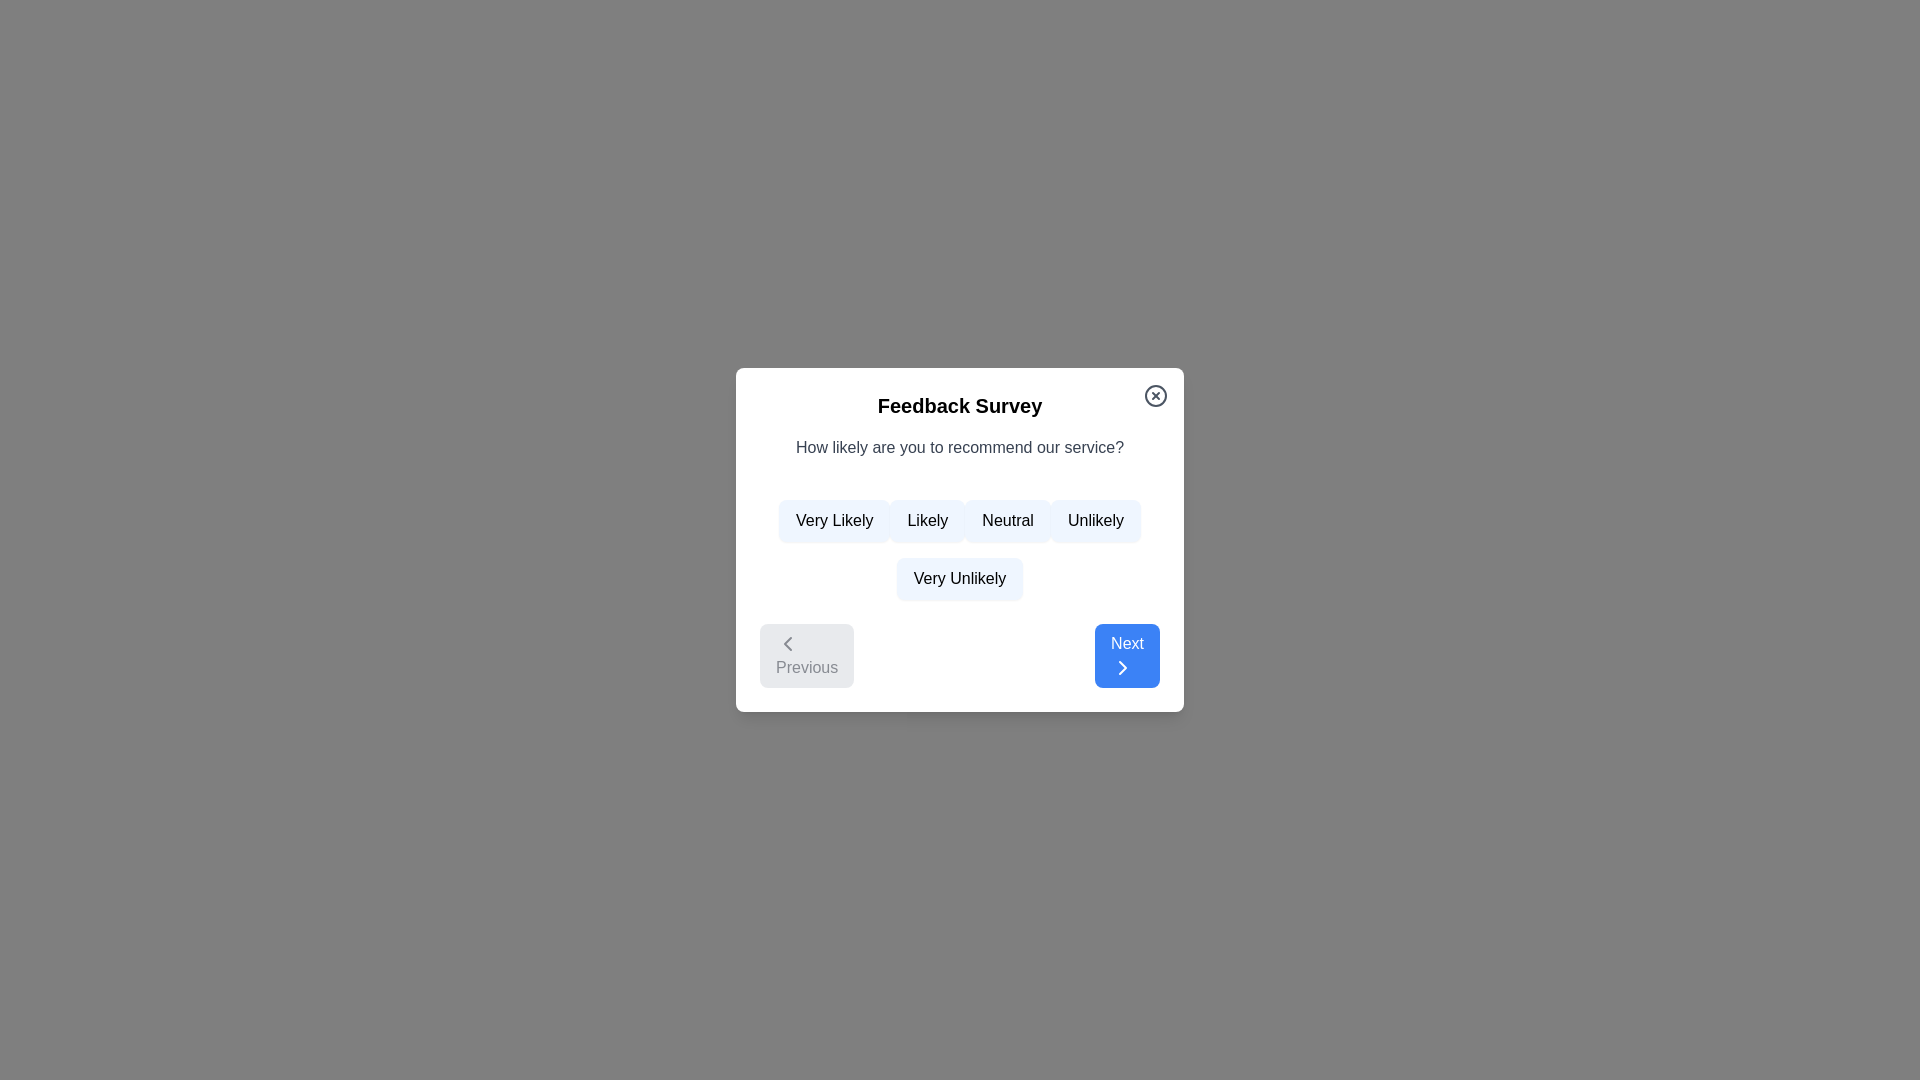 The height and width of the screenshot is (1080, 1920). I want to click on the close button surrounding the SVG Circle, which visually indicates its function, so click(1156, 396).